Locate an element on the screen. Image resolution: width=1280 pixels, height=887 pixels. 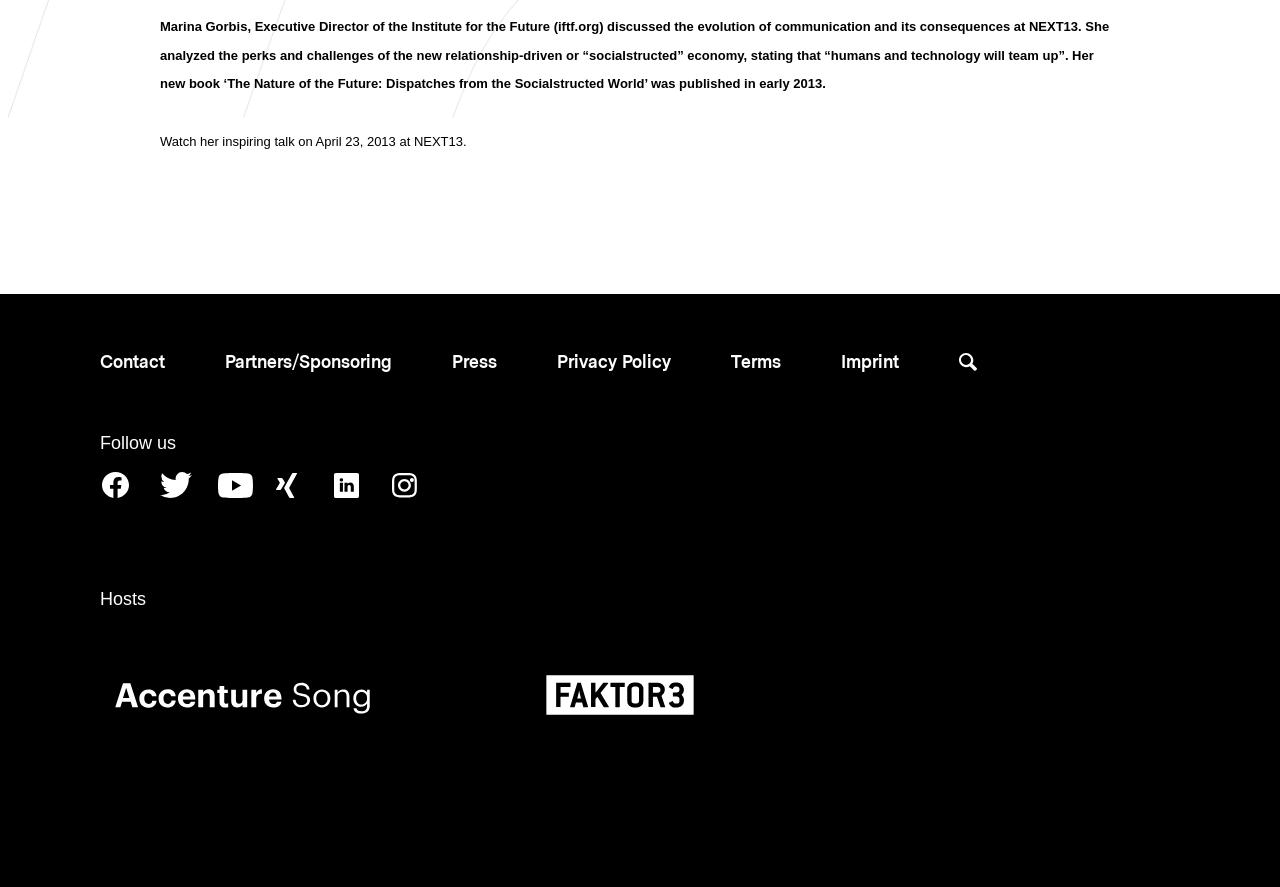
'Follow us' is located at coordinates (136, 441).